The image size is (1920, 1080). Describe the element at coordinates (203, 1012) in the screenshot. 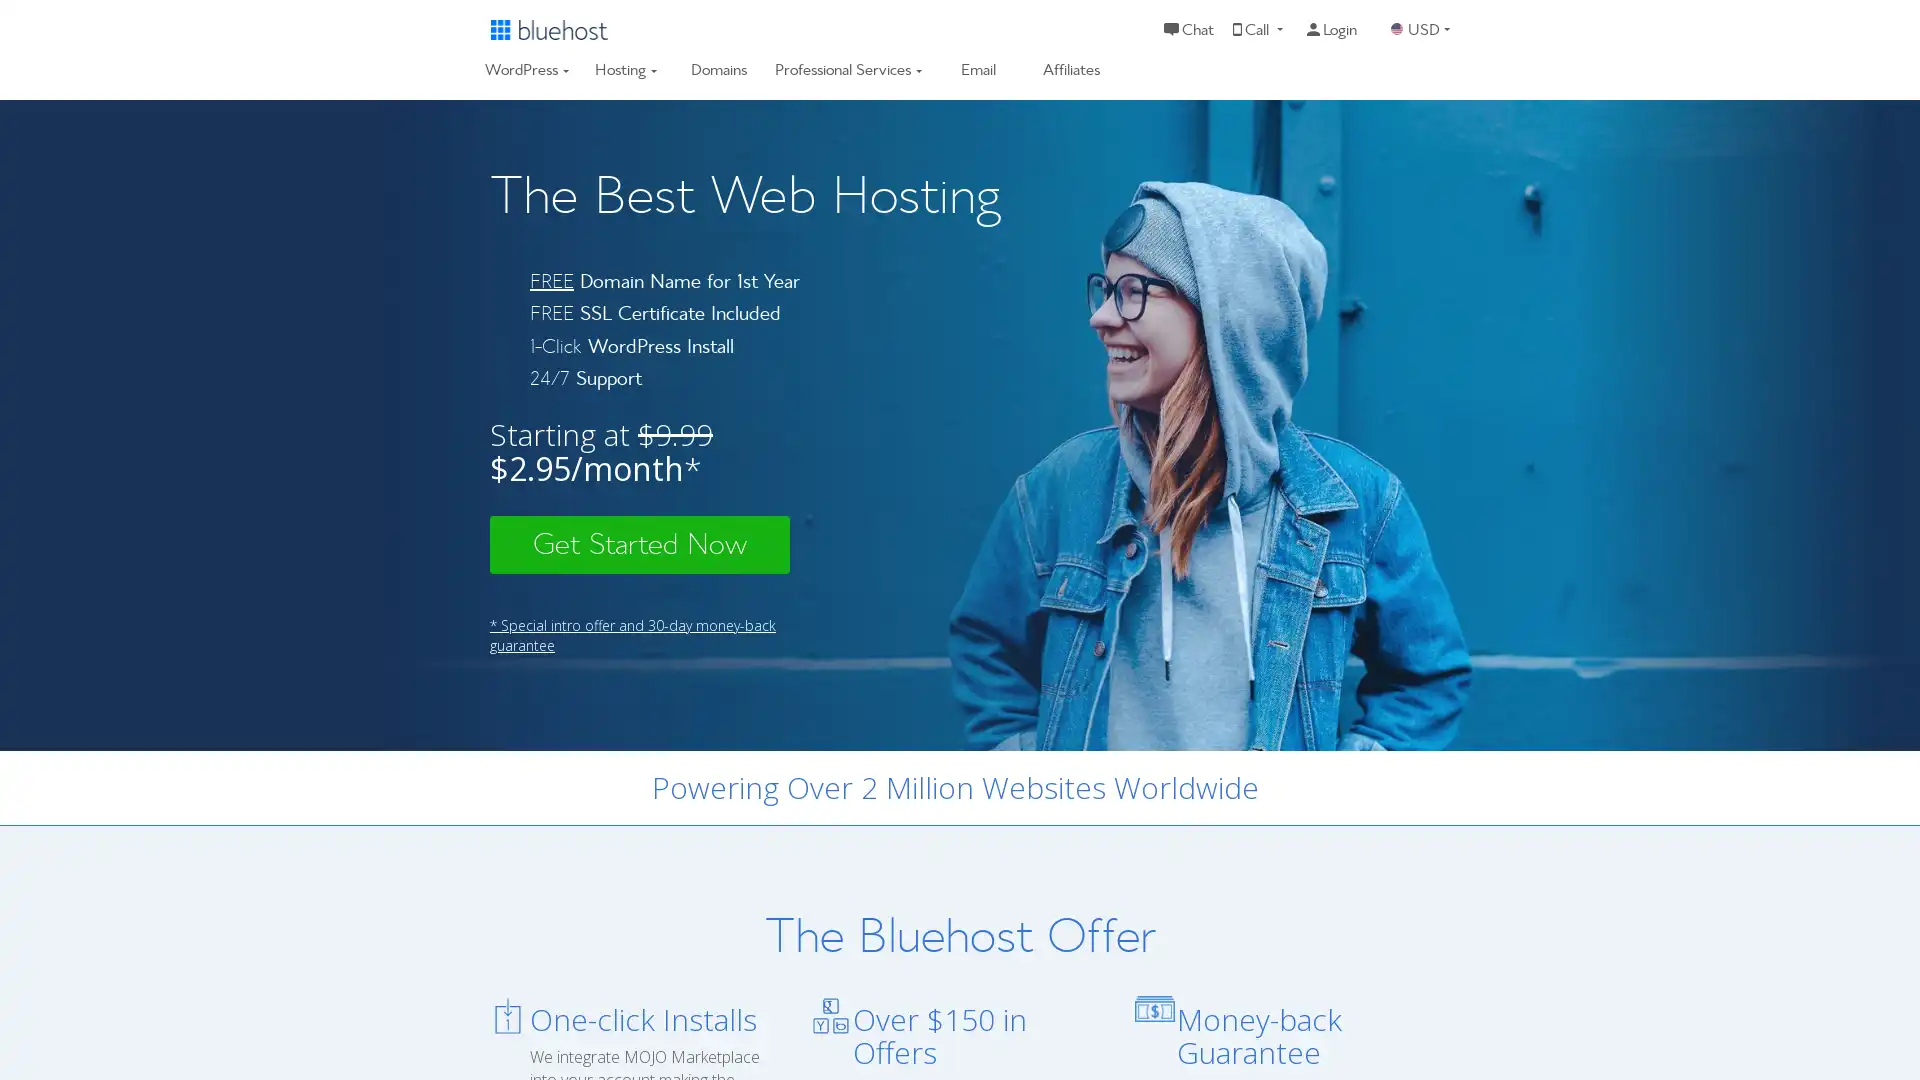

I see `Cookies Settings` at that location.